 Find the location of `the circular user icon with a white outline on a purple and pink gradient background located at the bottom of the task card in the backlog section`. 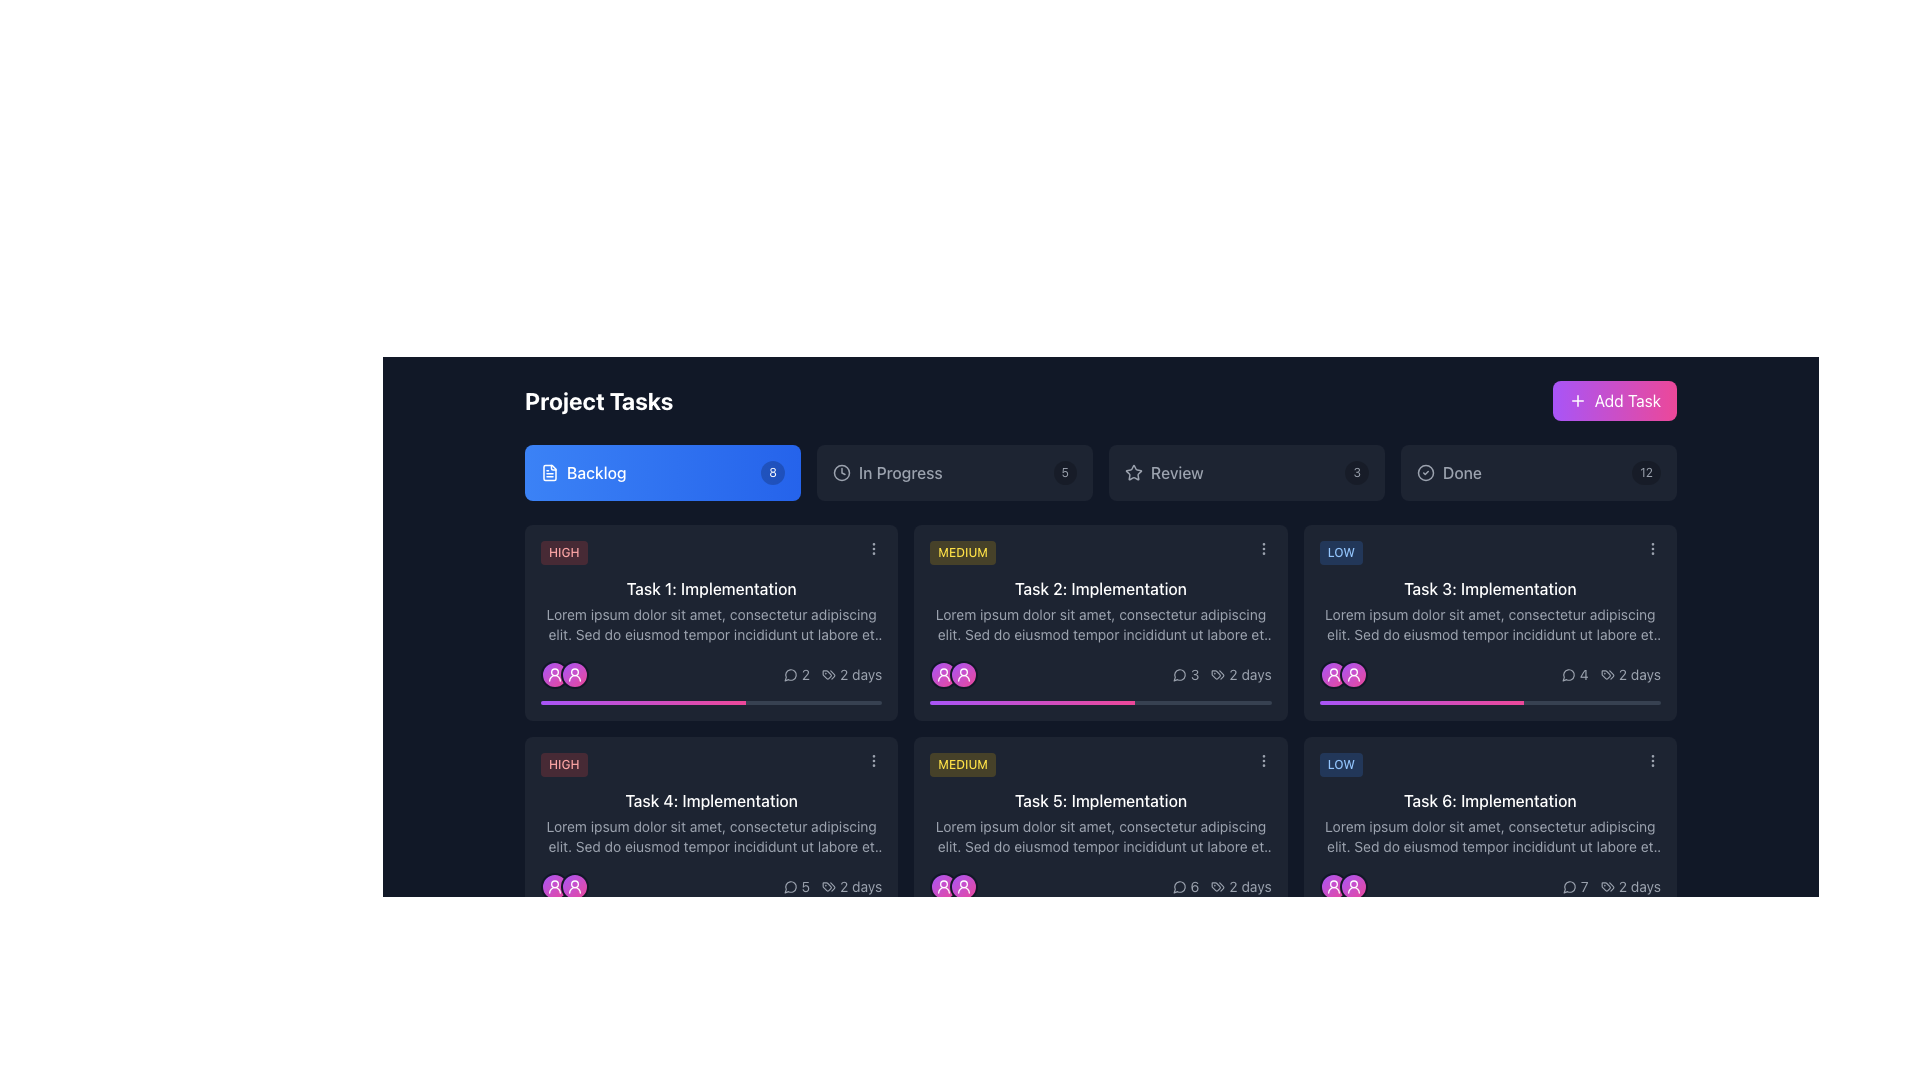

the circular user icon with a white outline on a purple and pink gradient background located at the bottom of the task card in the backlog section is located at coordinates (943, 675).